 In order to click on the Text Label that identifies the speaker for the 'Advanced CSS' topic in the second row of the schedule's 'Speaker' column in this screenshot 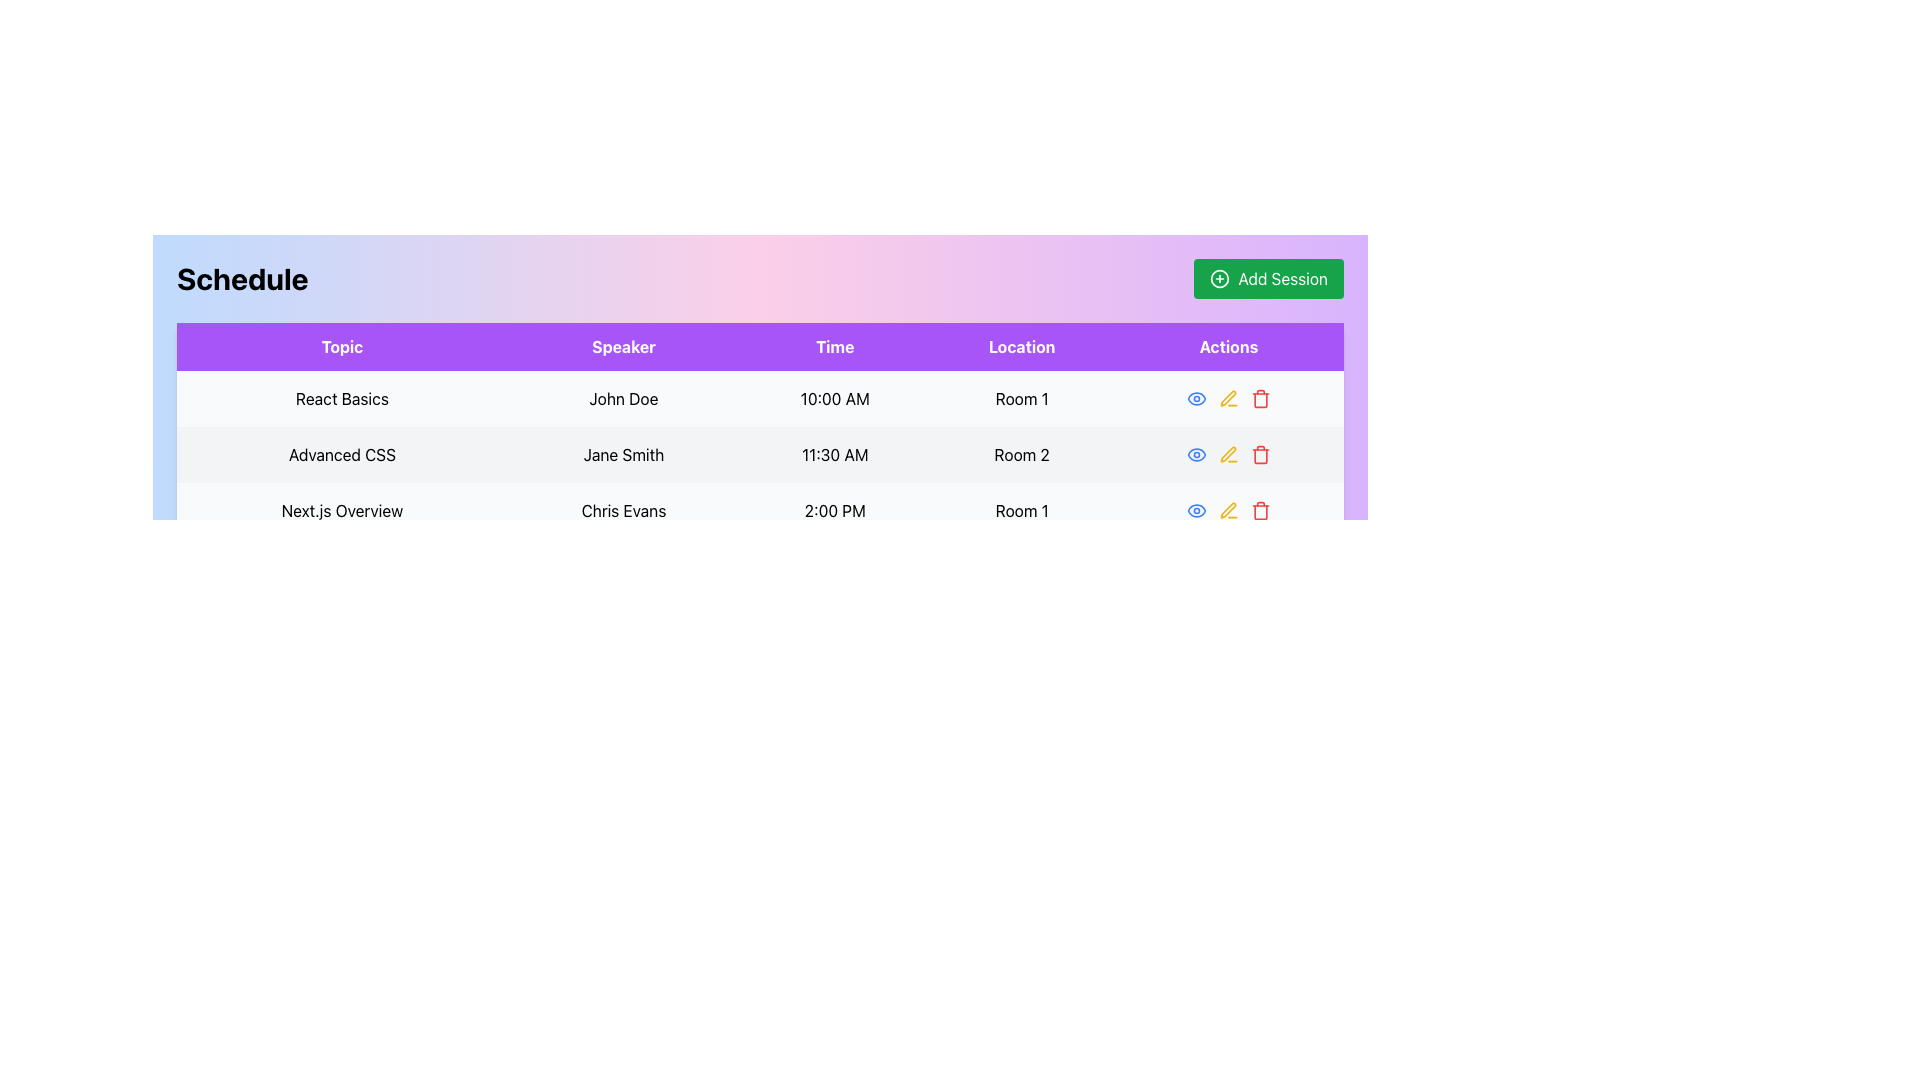, I will do `click(623, 455)`.